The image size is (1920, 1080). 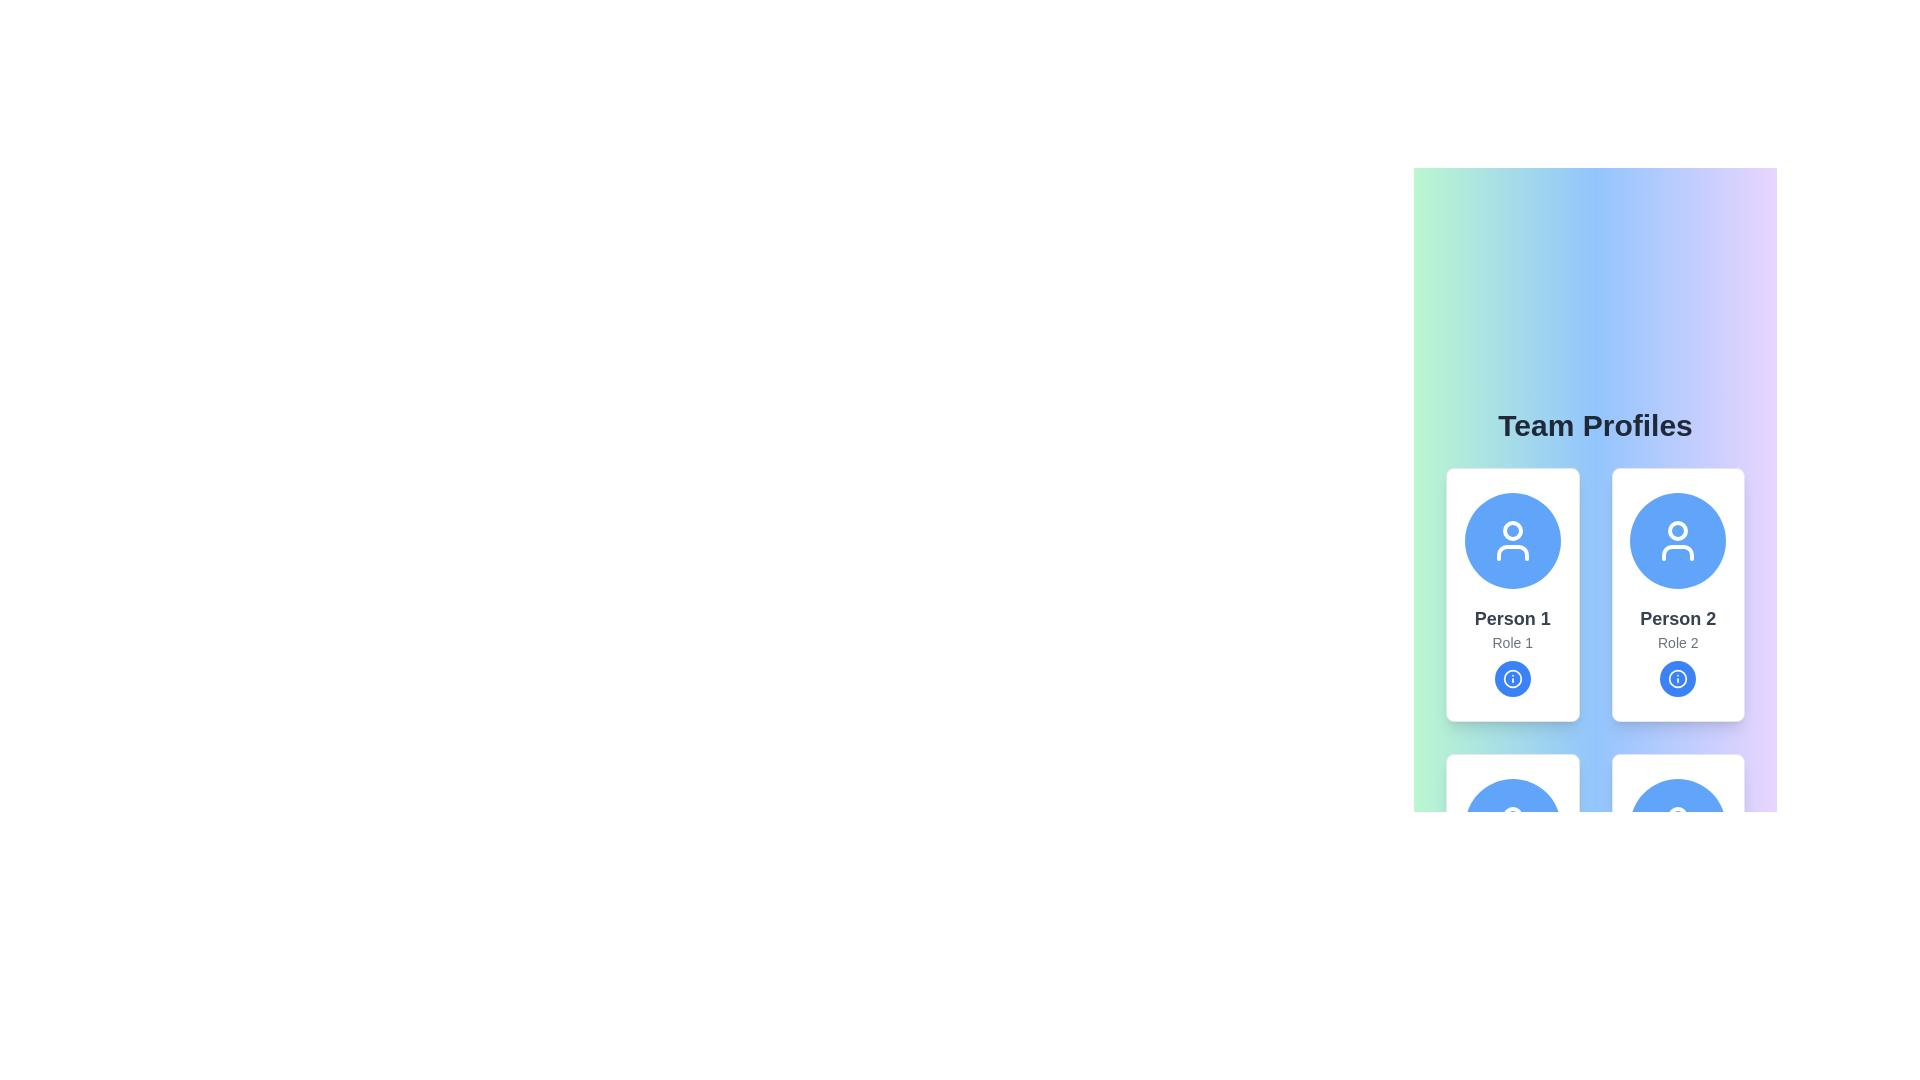 What do you see at coordinates (1512, 643) in the screenshot?
I see `role information displayed in the Text Label for 'Person 1' located directly beneath their name on the profile card` at bounding box center [1512, 643].